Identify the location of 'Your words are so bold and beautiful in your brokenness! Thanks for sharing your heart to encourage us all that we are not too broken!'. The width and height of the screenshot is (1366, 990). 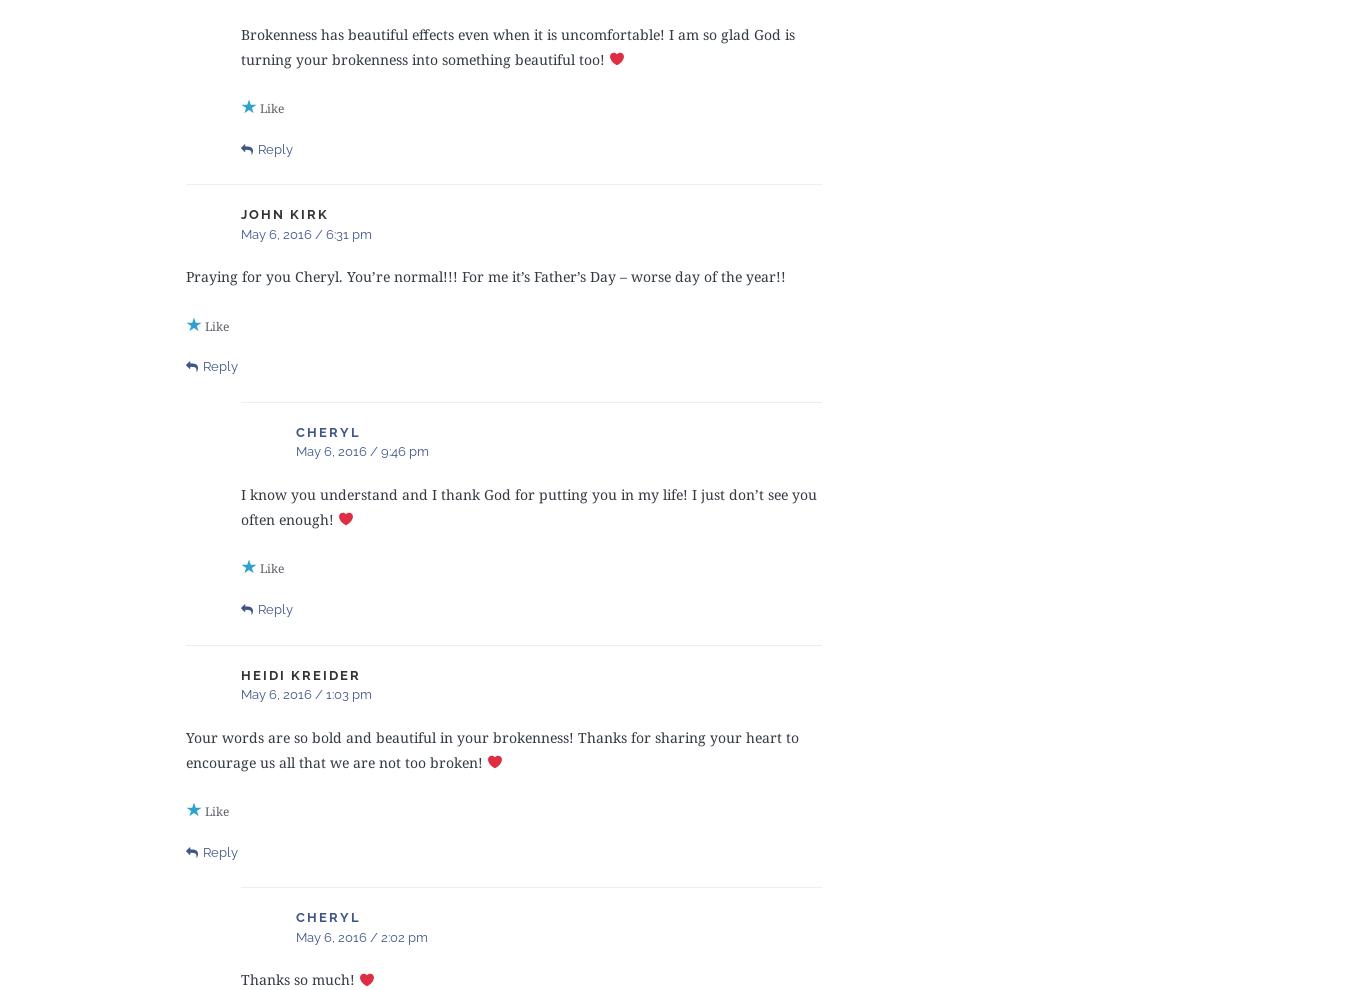
(185, 749).